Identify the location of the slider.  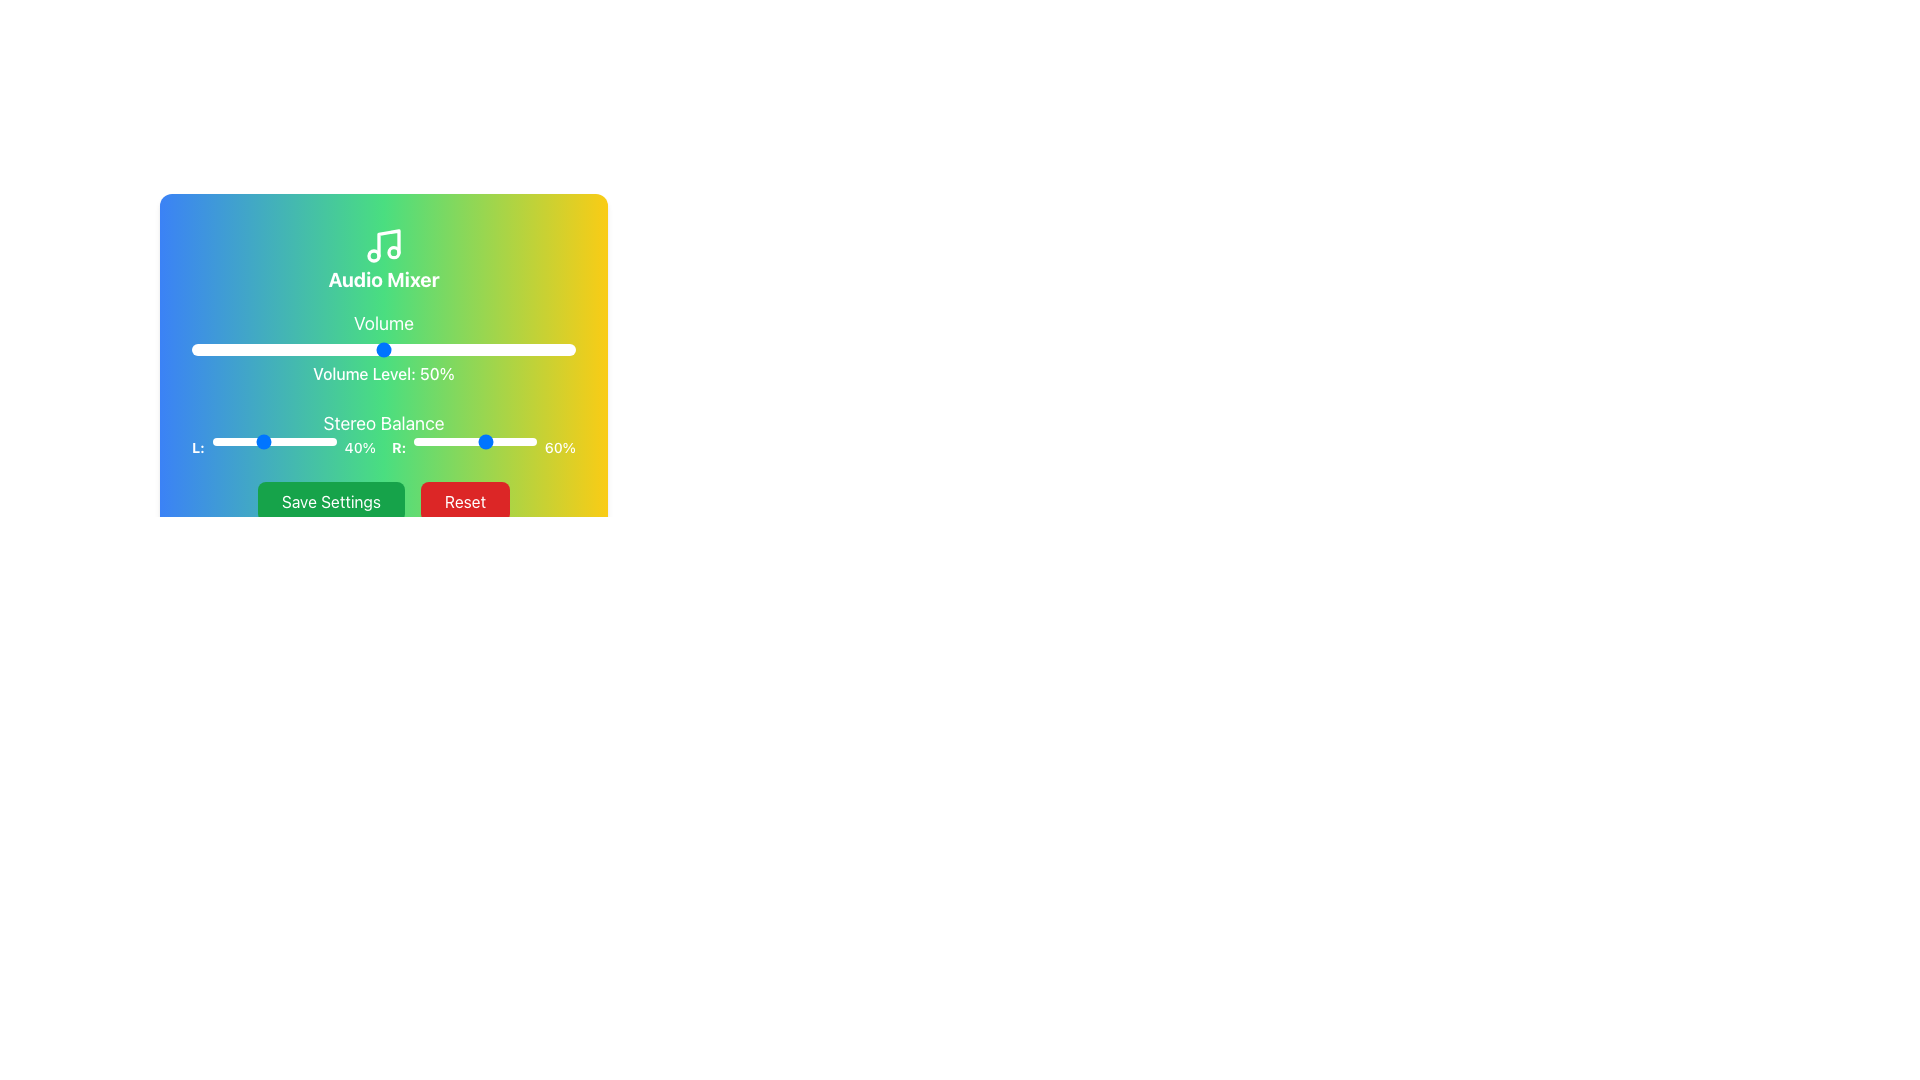
(301, 441).